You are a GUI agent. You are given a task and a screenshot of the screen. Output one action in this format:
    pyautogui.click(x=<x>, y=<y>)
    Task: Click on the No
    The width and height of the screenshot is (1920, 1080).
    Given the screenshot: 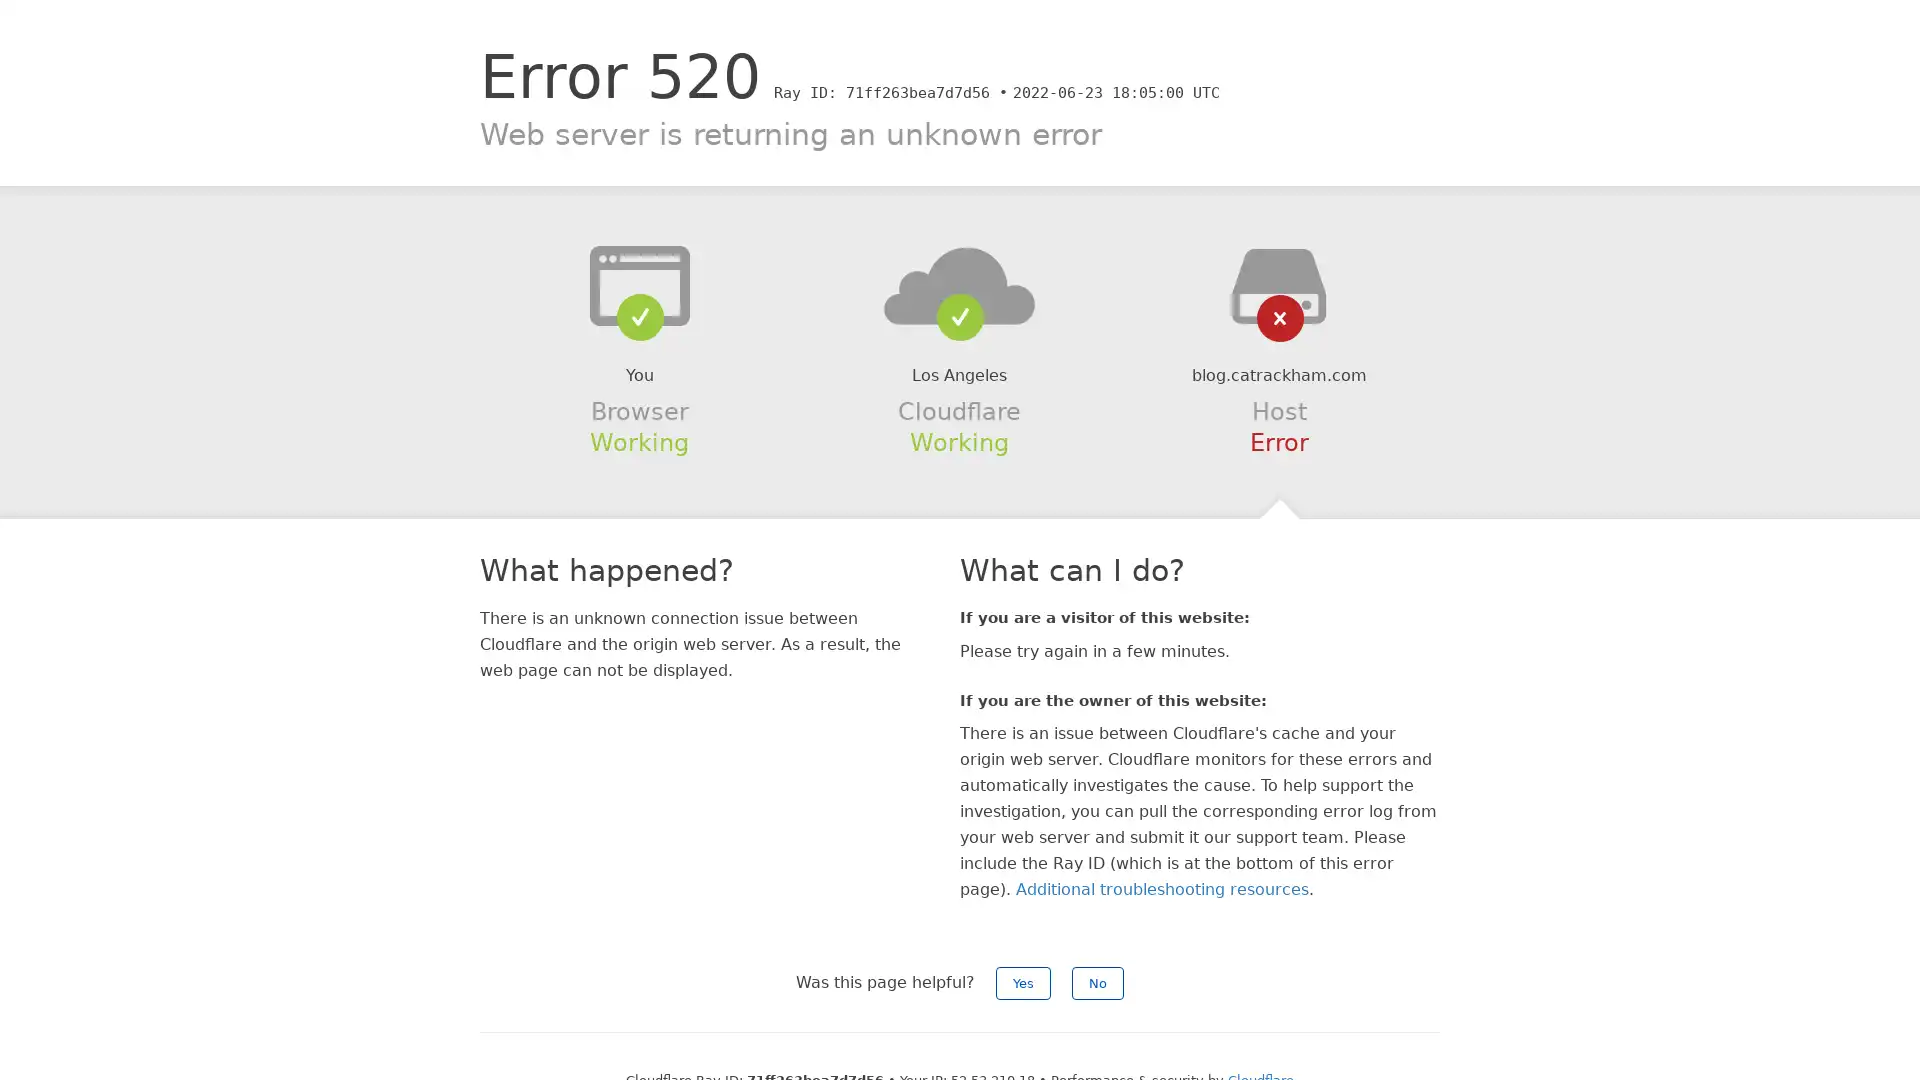 What is the action you would take?
    pyautogui.click(x=1097, y=982)
    